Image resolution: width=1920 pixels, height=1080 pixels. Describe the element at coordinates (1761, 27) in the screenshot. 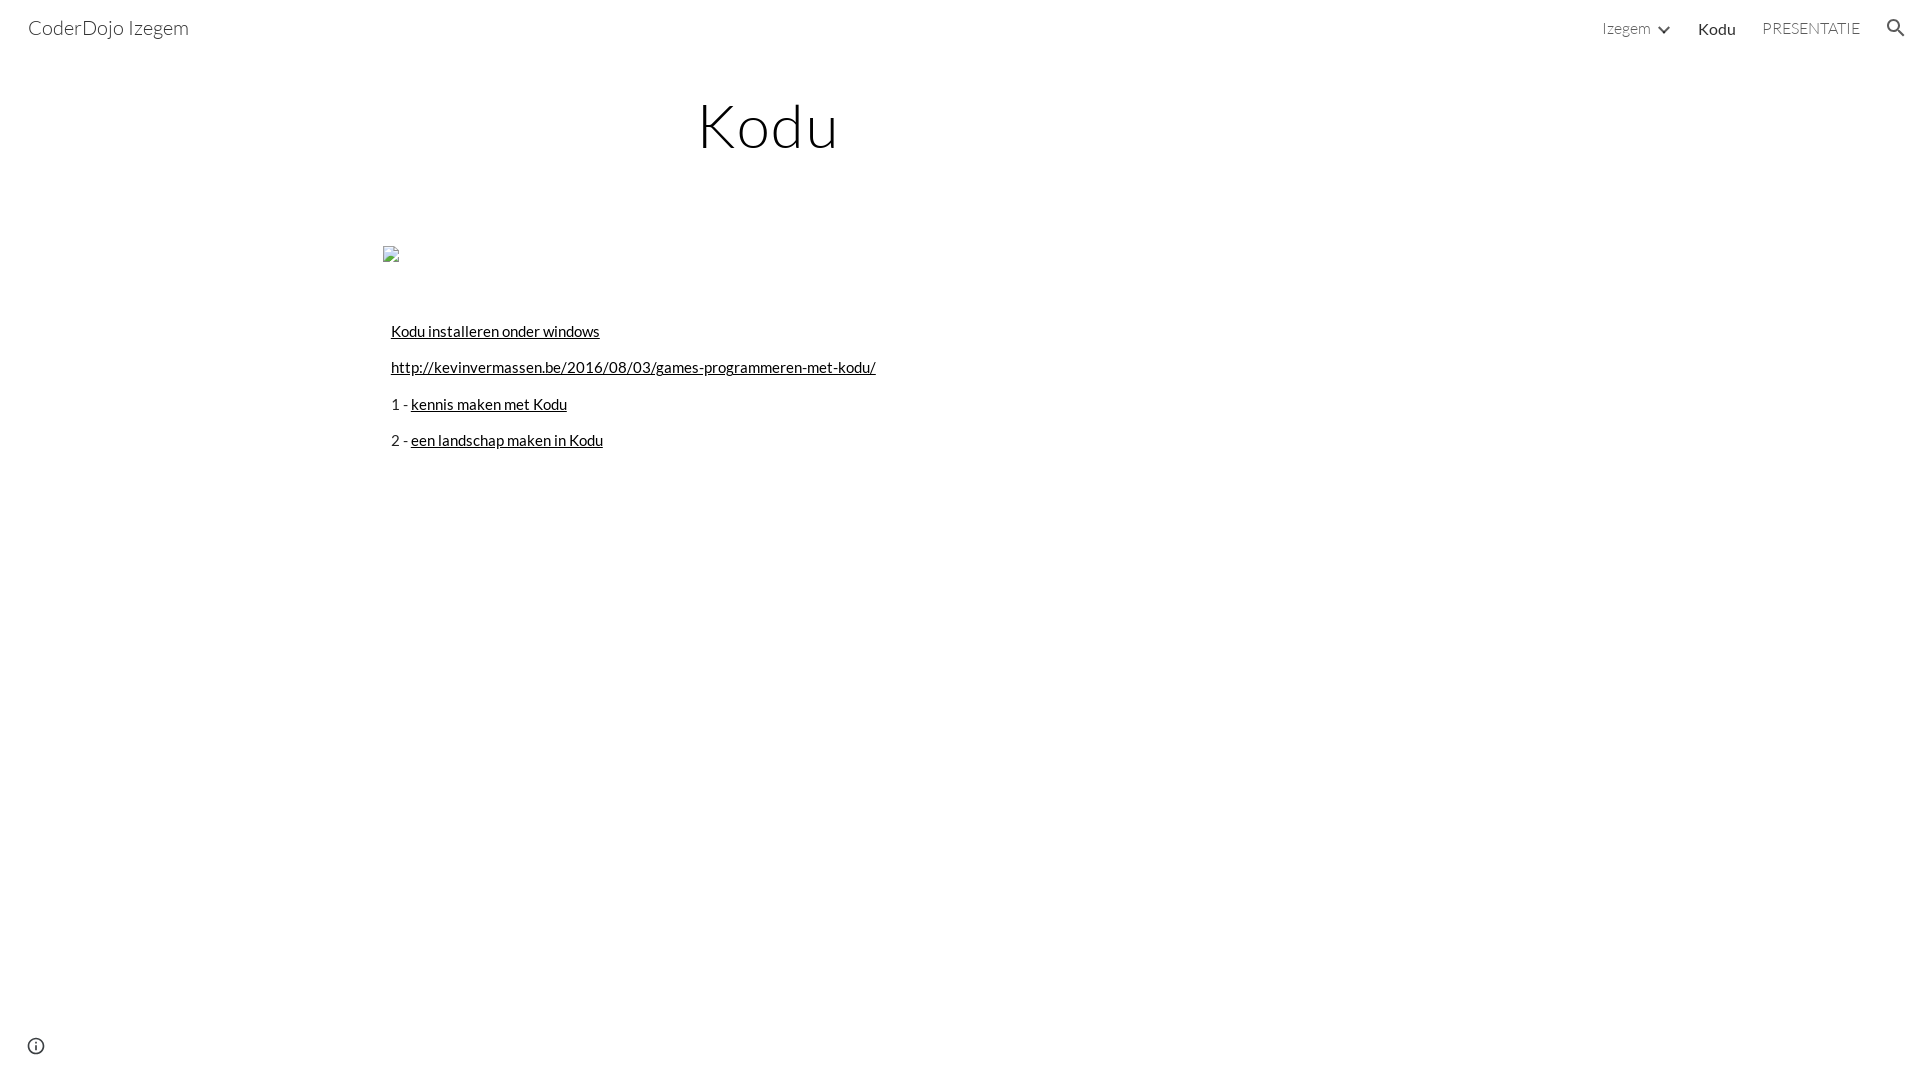

I see `'PRESENTATIE'` at that location.